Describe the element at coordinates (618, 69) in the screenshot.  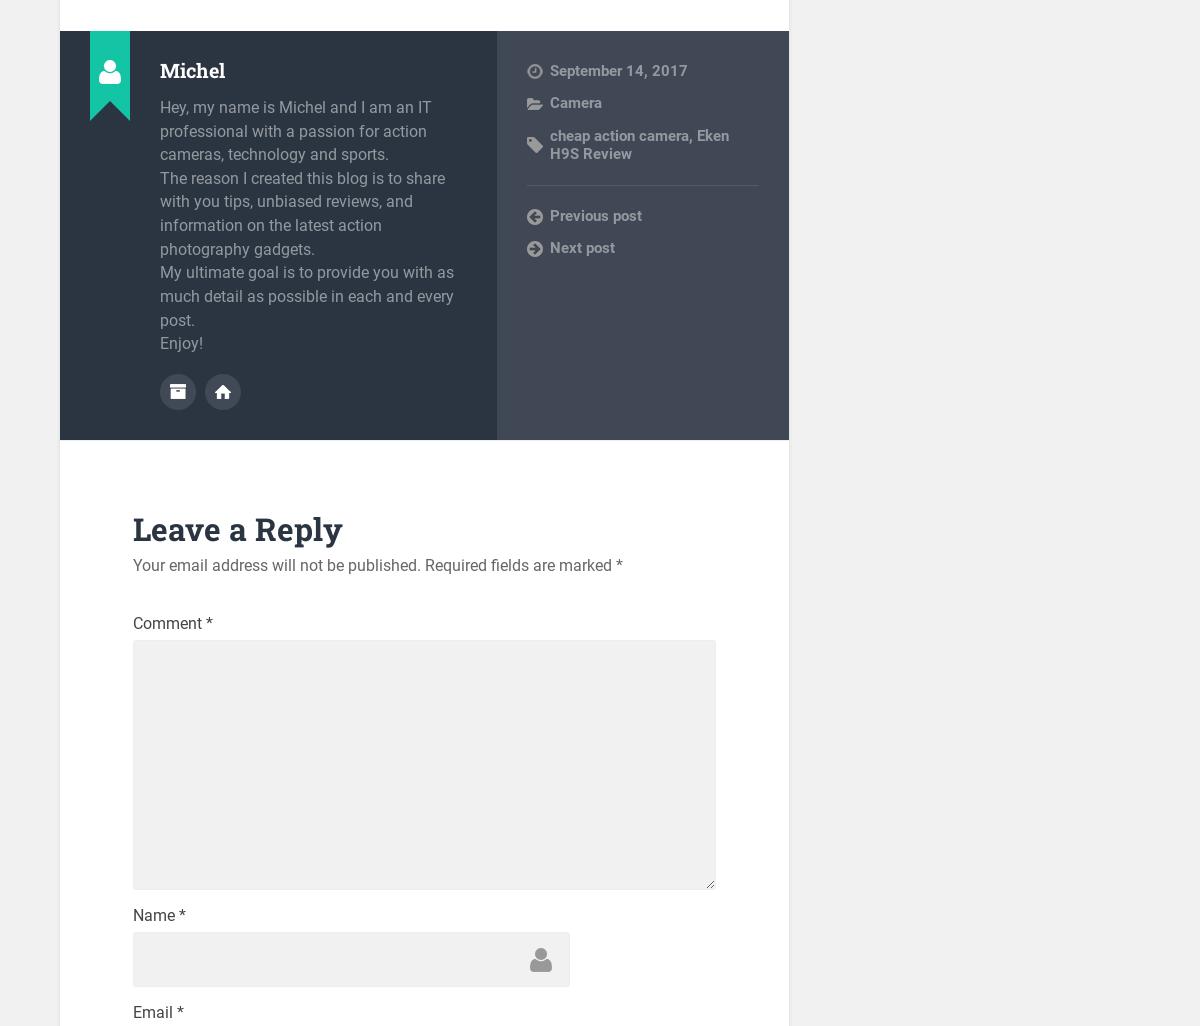
I see `'September 14, 2017'` at that location.